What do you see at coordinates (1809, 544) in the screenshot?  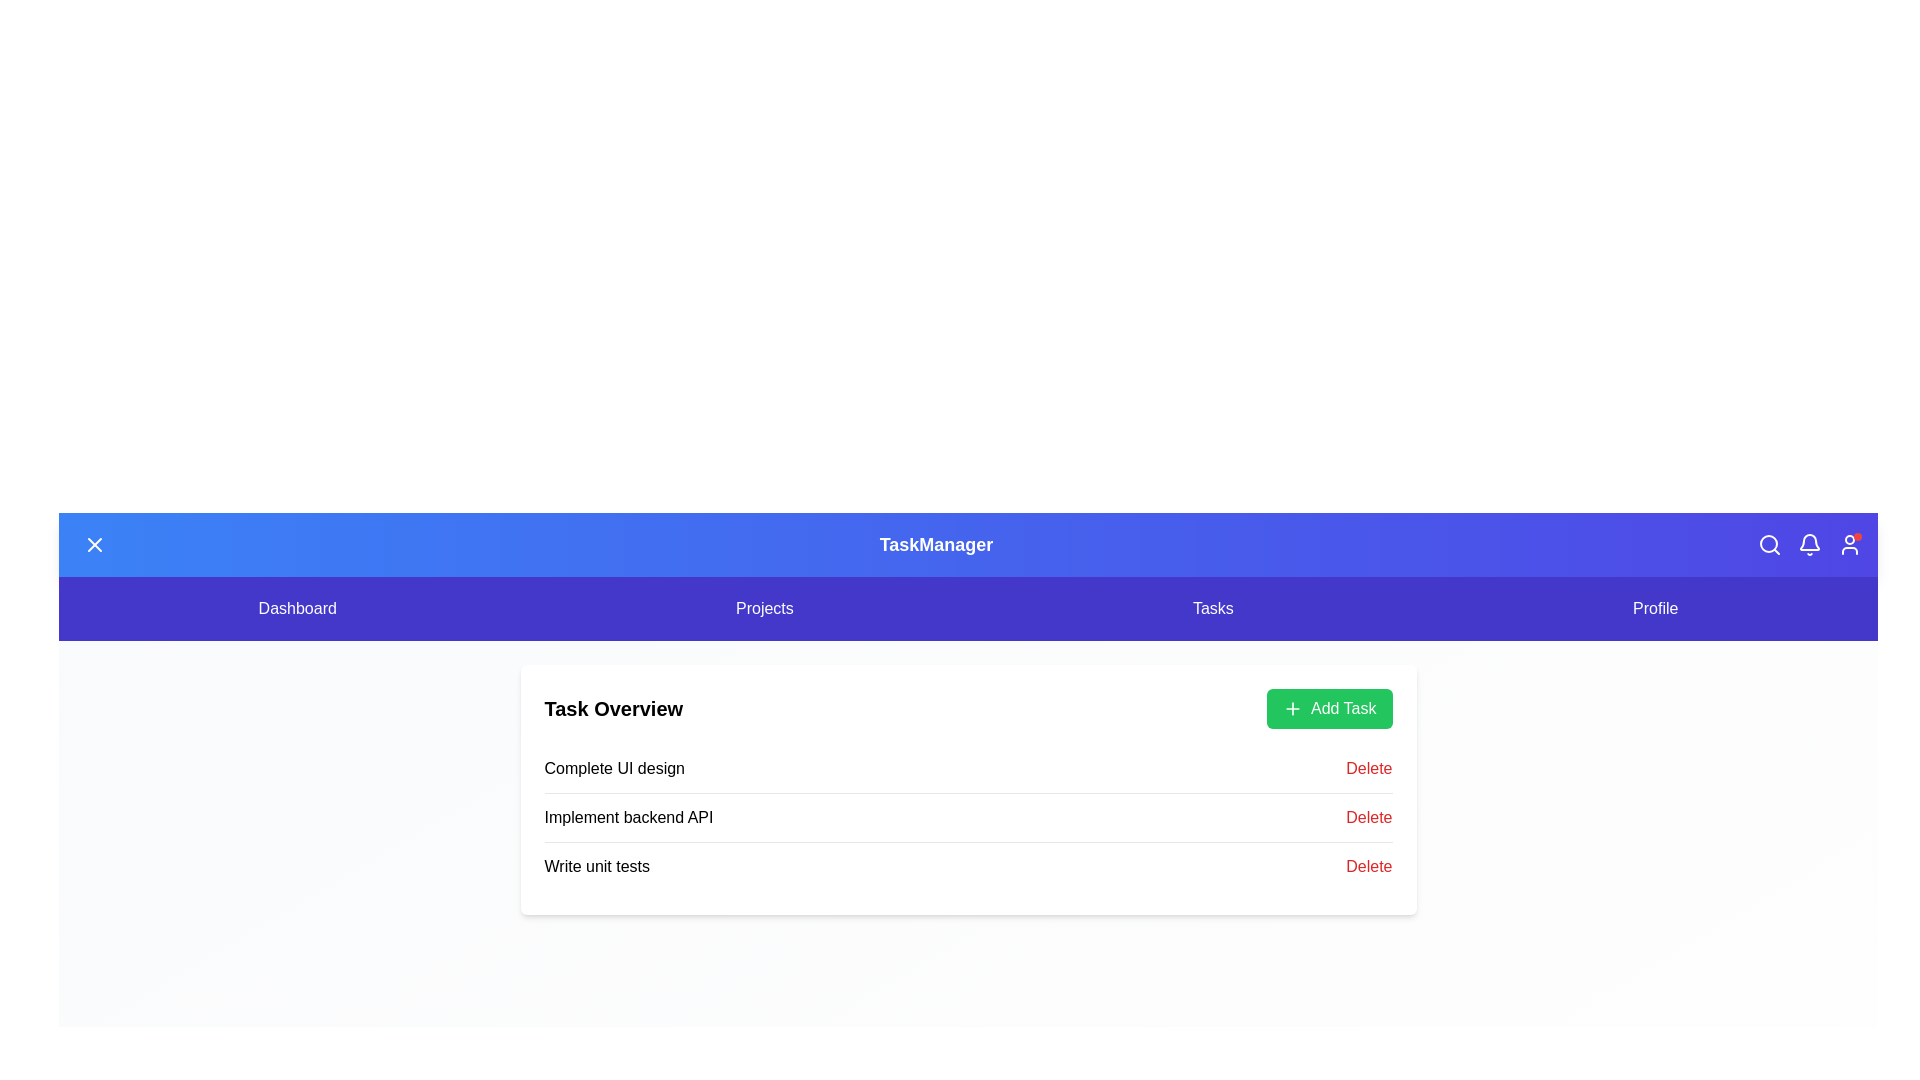 I see `the bell icon to open notifications` at bounding box center [1809, 544].